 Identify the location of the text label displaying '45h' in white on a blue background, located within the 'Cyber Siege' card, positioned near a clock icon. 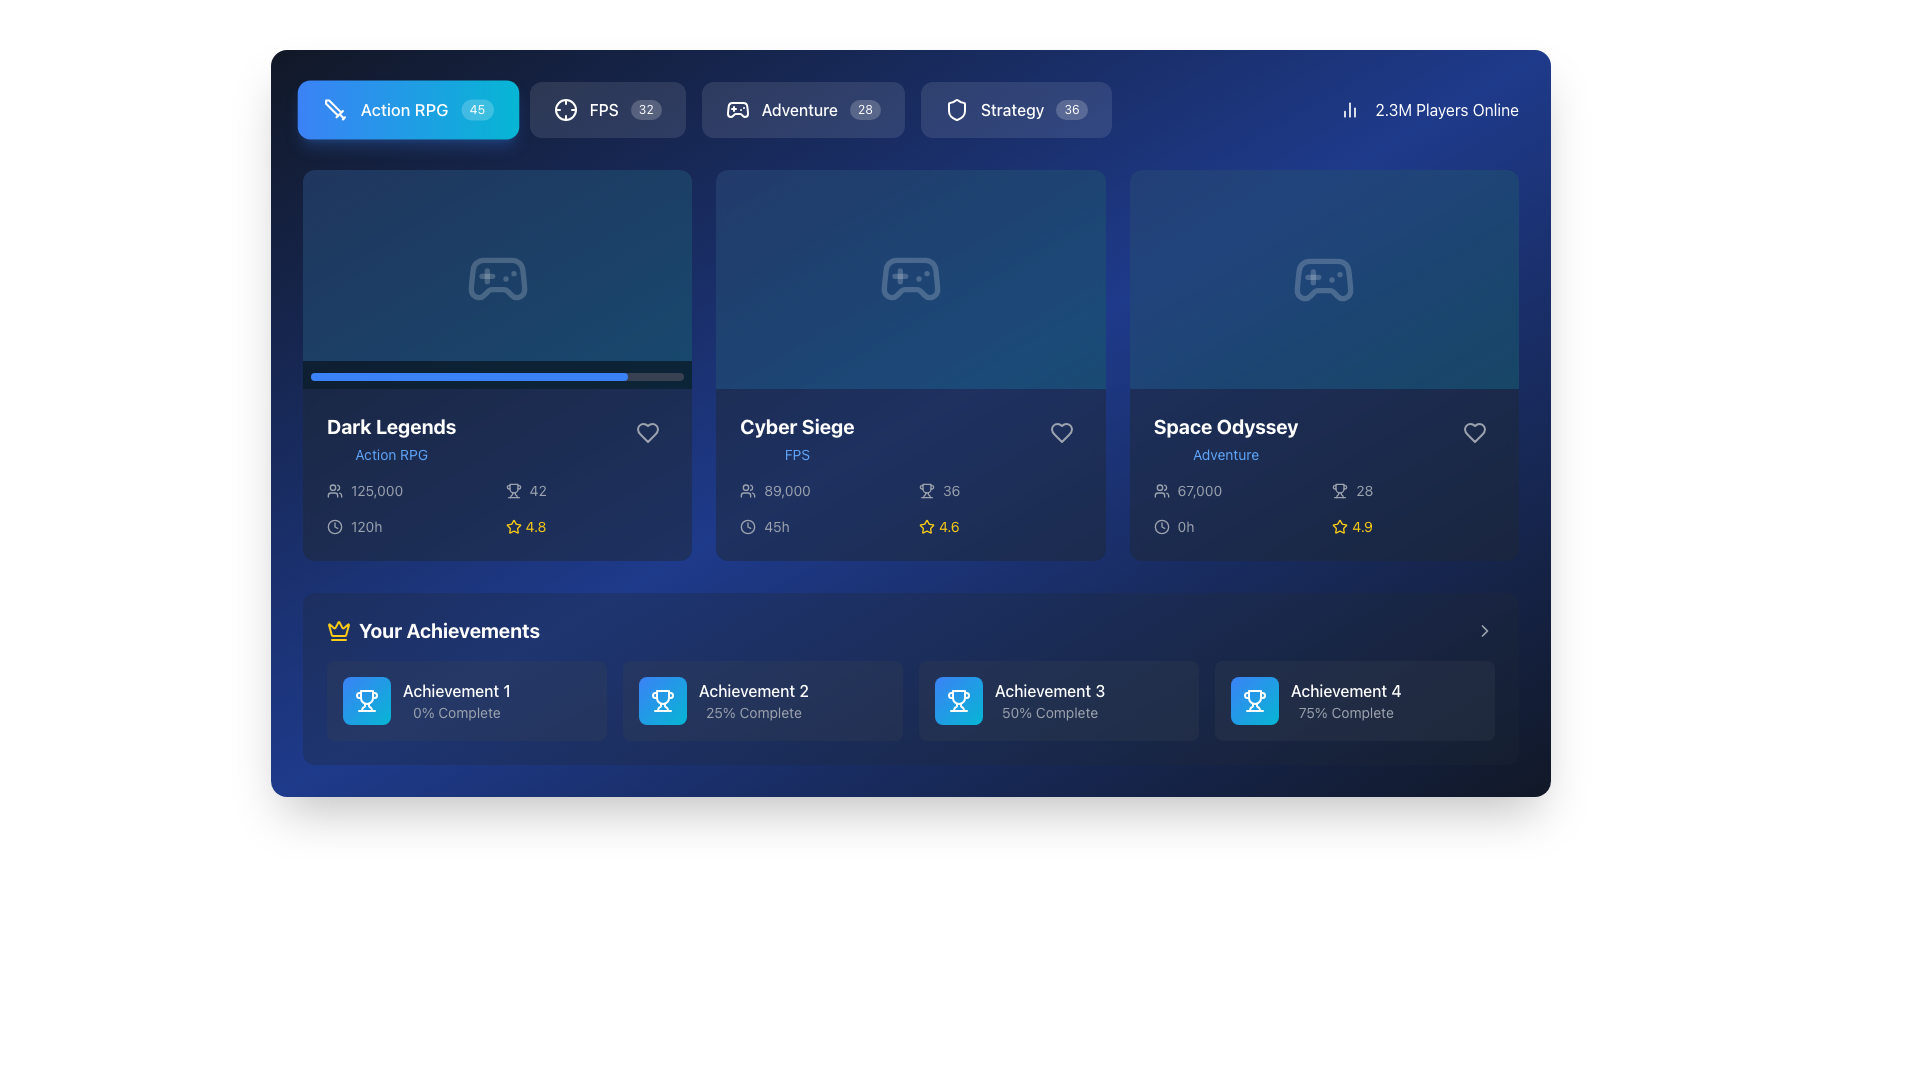
(776, 525).